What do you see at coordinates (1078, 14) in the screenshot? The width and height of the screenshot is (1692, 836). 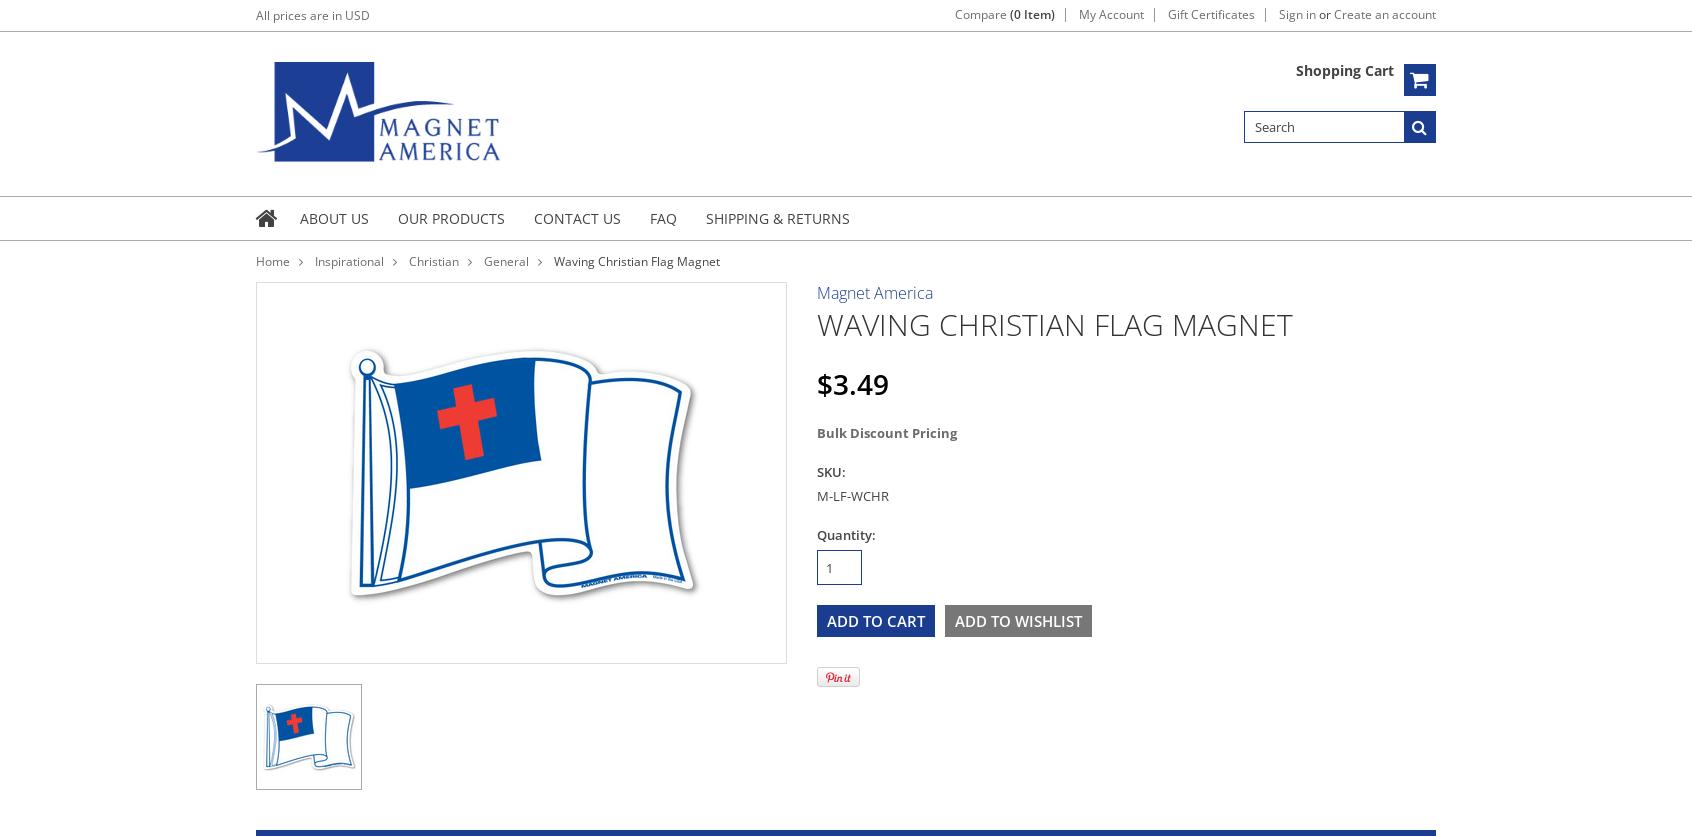 I see `'My Account'` at bounding box center [1078, 14].